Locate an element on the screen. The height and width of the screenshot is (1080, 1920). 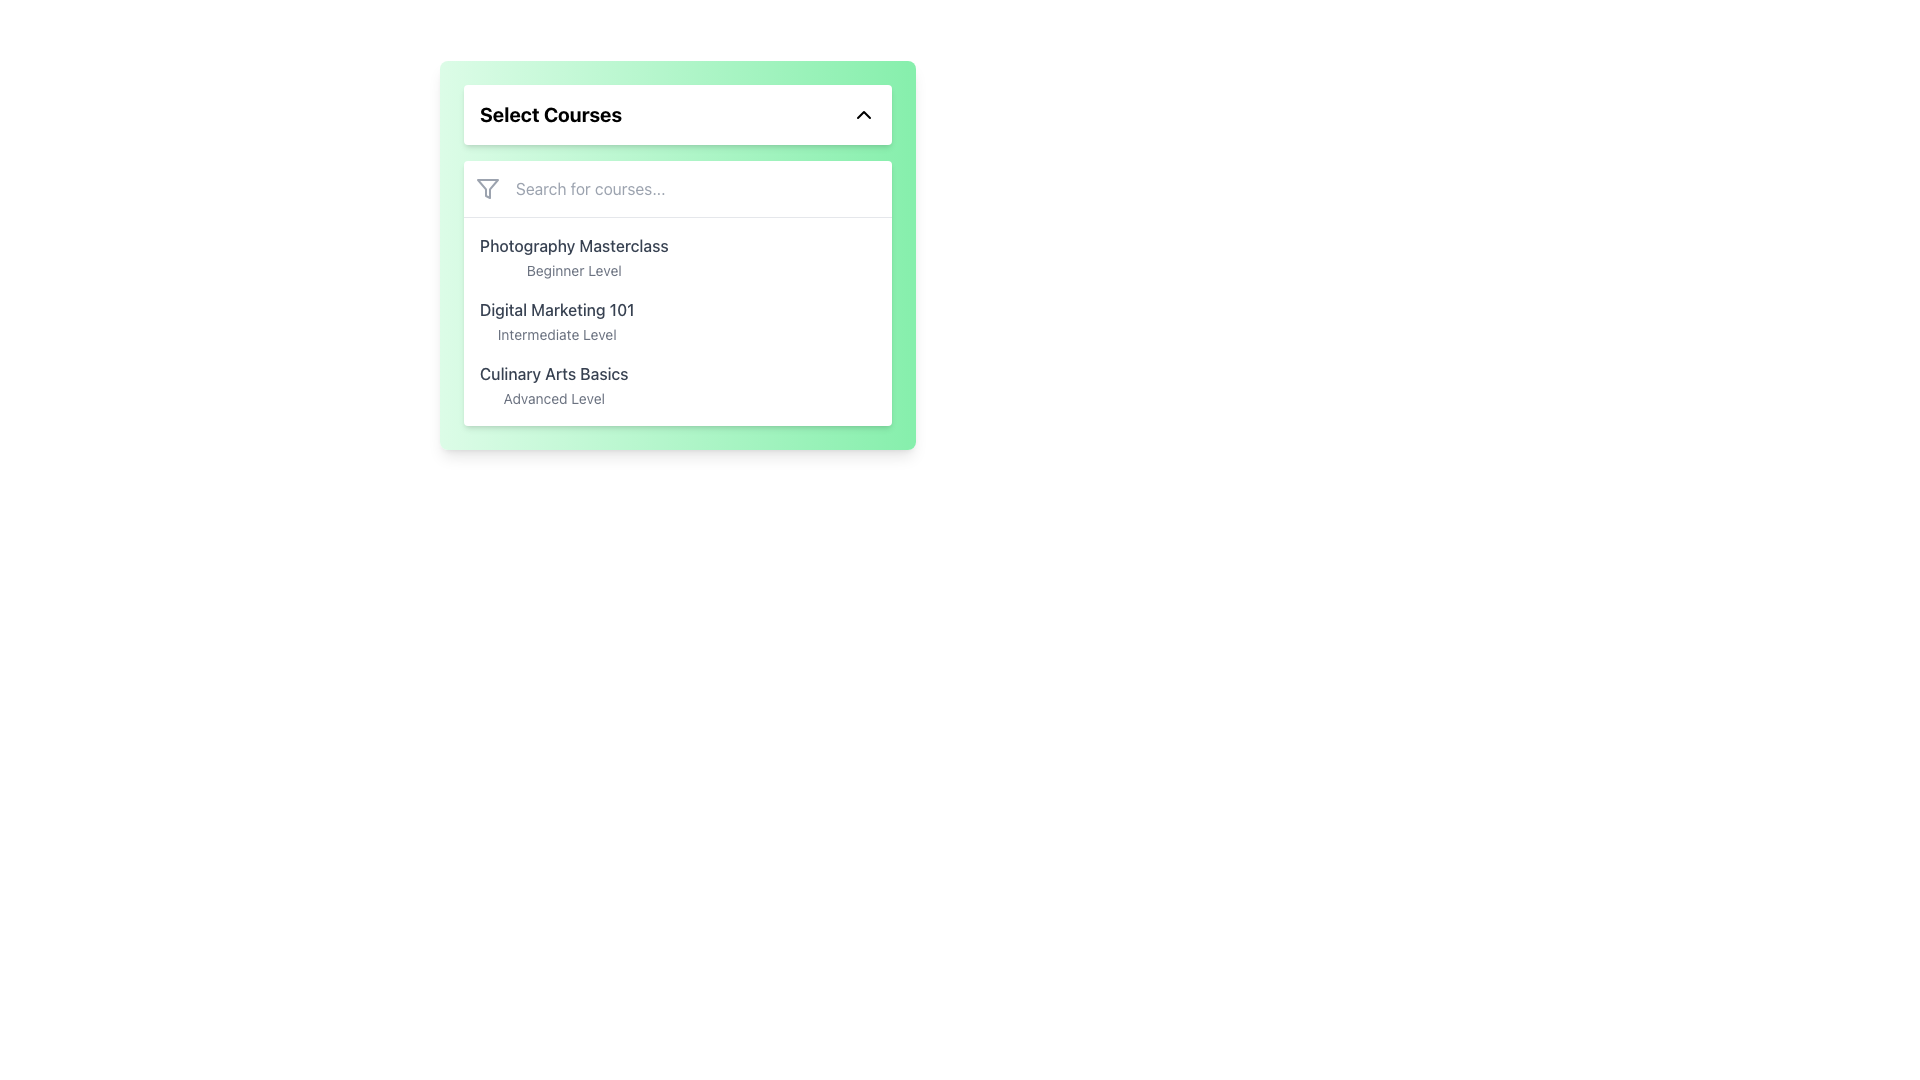
the 'Culinary Arts Basics' text label is located at coordinates (554, 385).